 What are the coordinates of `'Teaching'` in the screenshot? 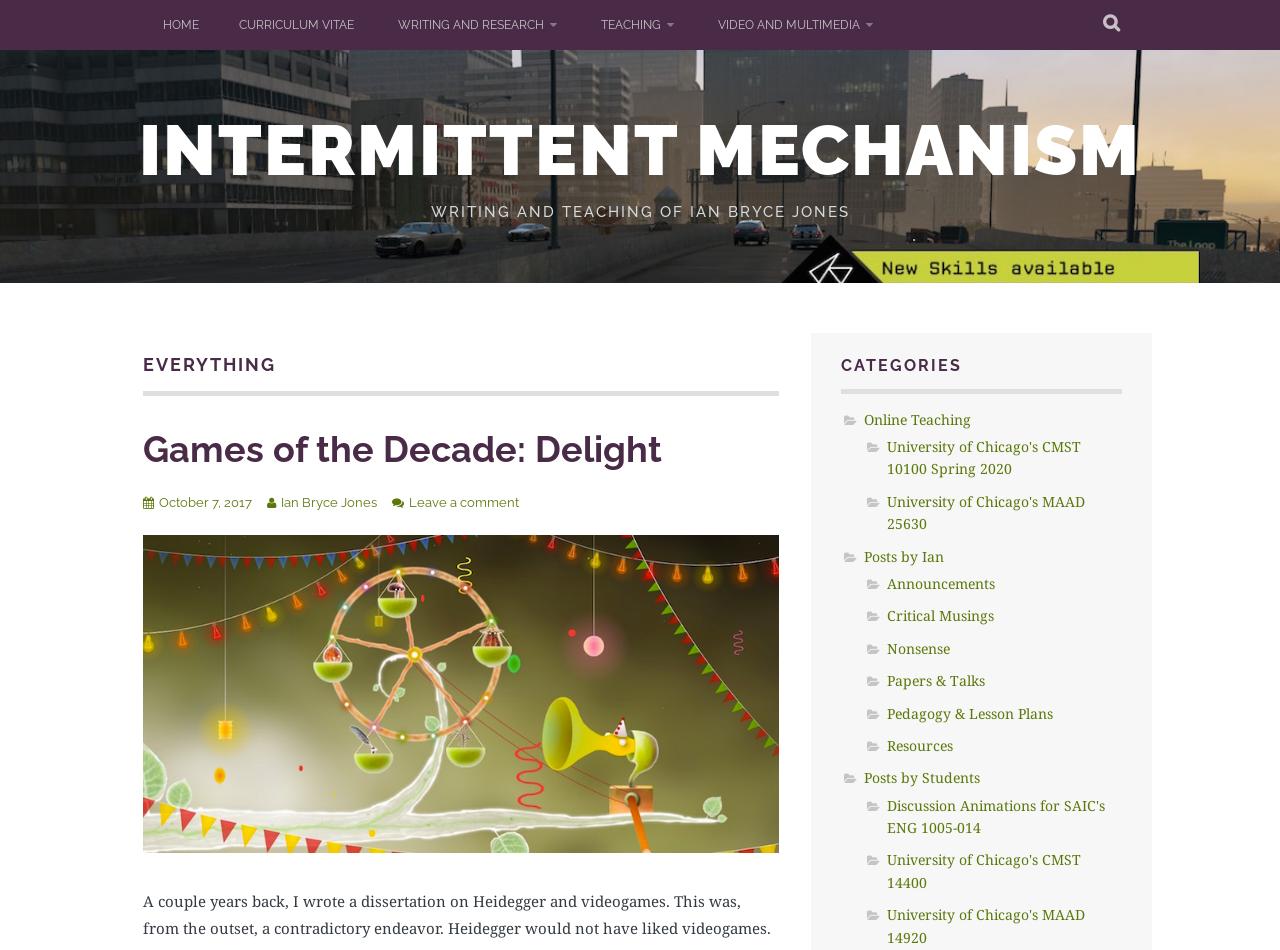 It's located at (630, 24).